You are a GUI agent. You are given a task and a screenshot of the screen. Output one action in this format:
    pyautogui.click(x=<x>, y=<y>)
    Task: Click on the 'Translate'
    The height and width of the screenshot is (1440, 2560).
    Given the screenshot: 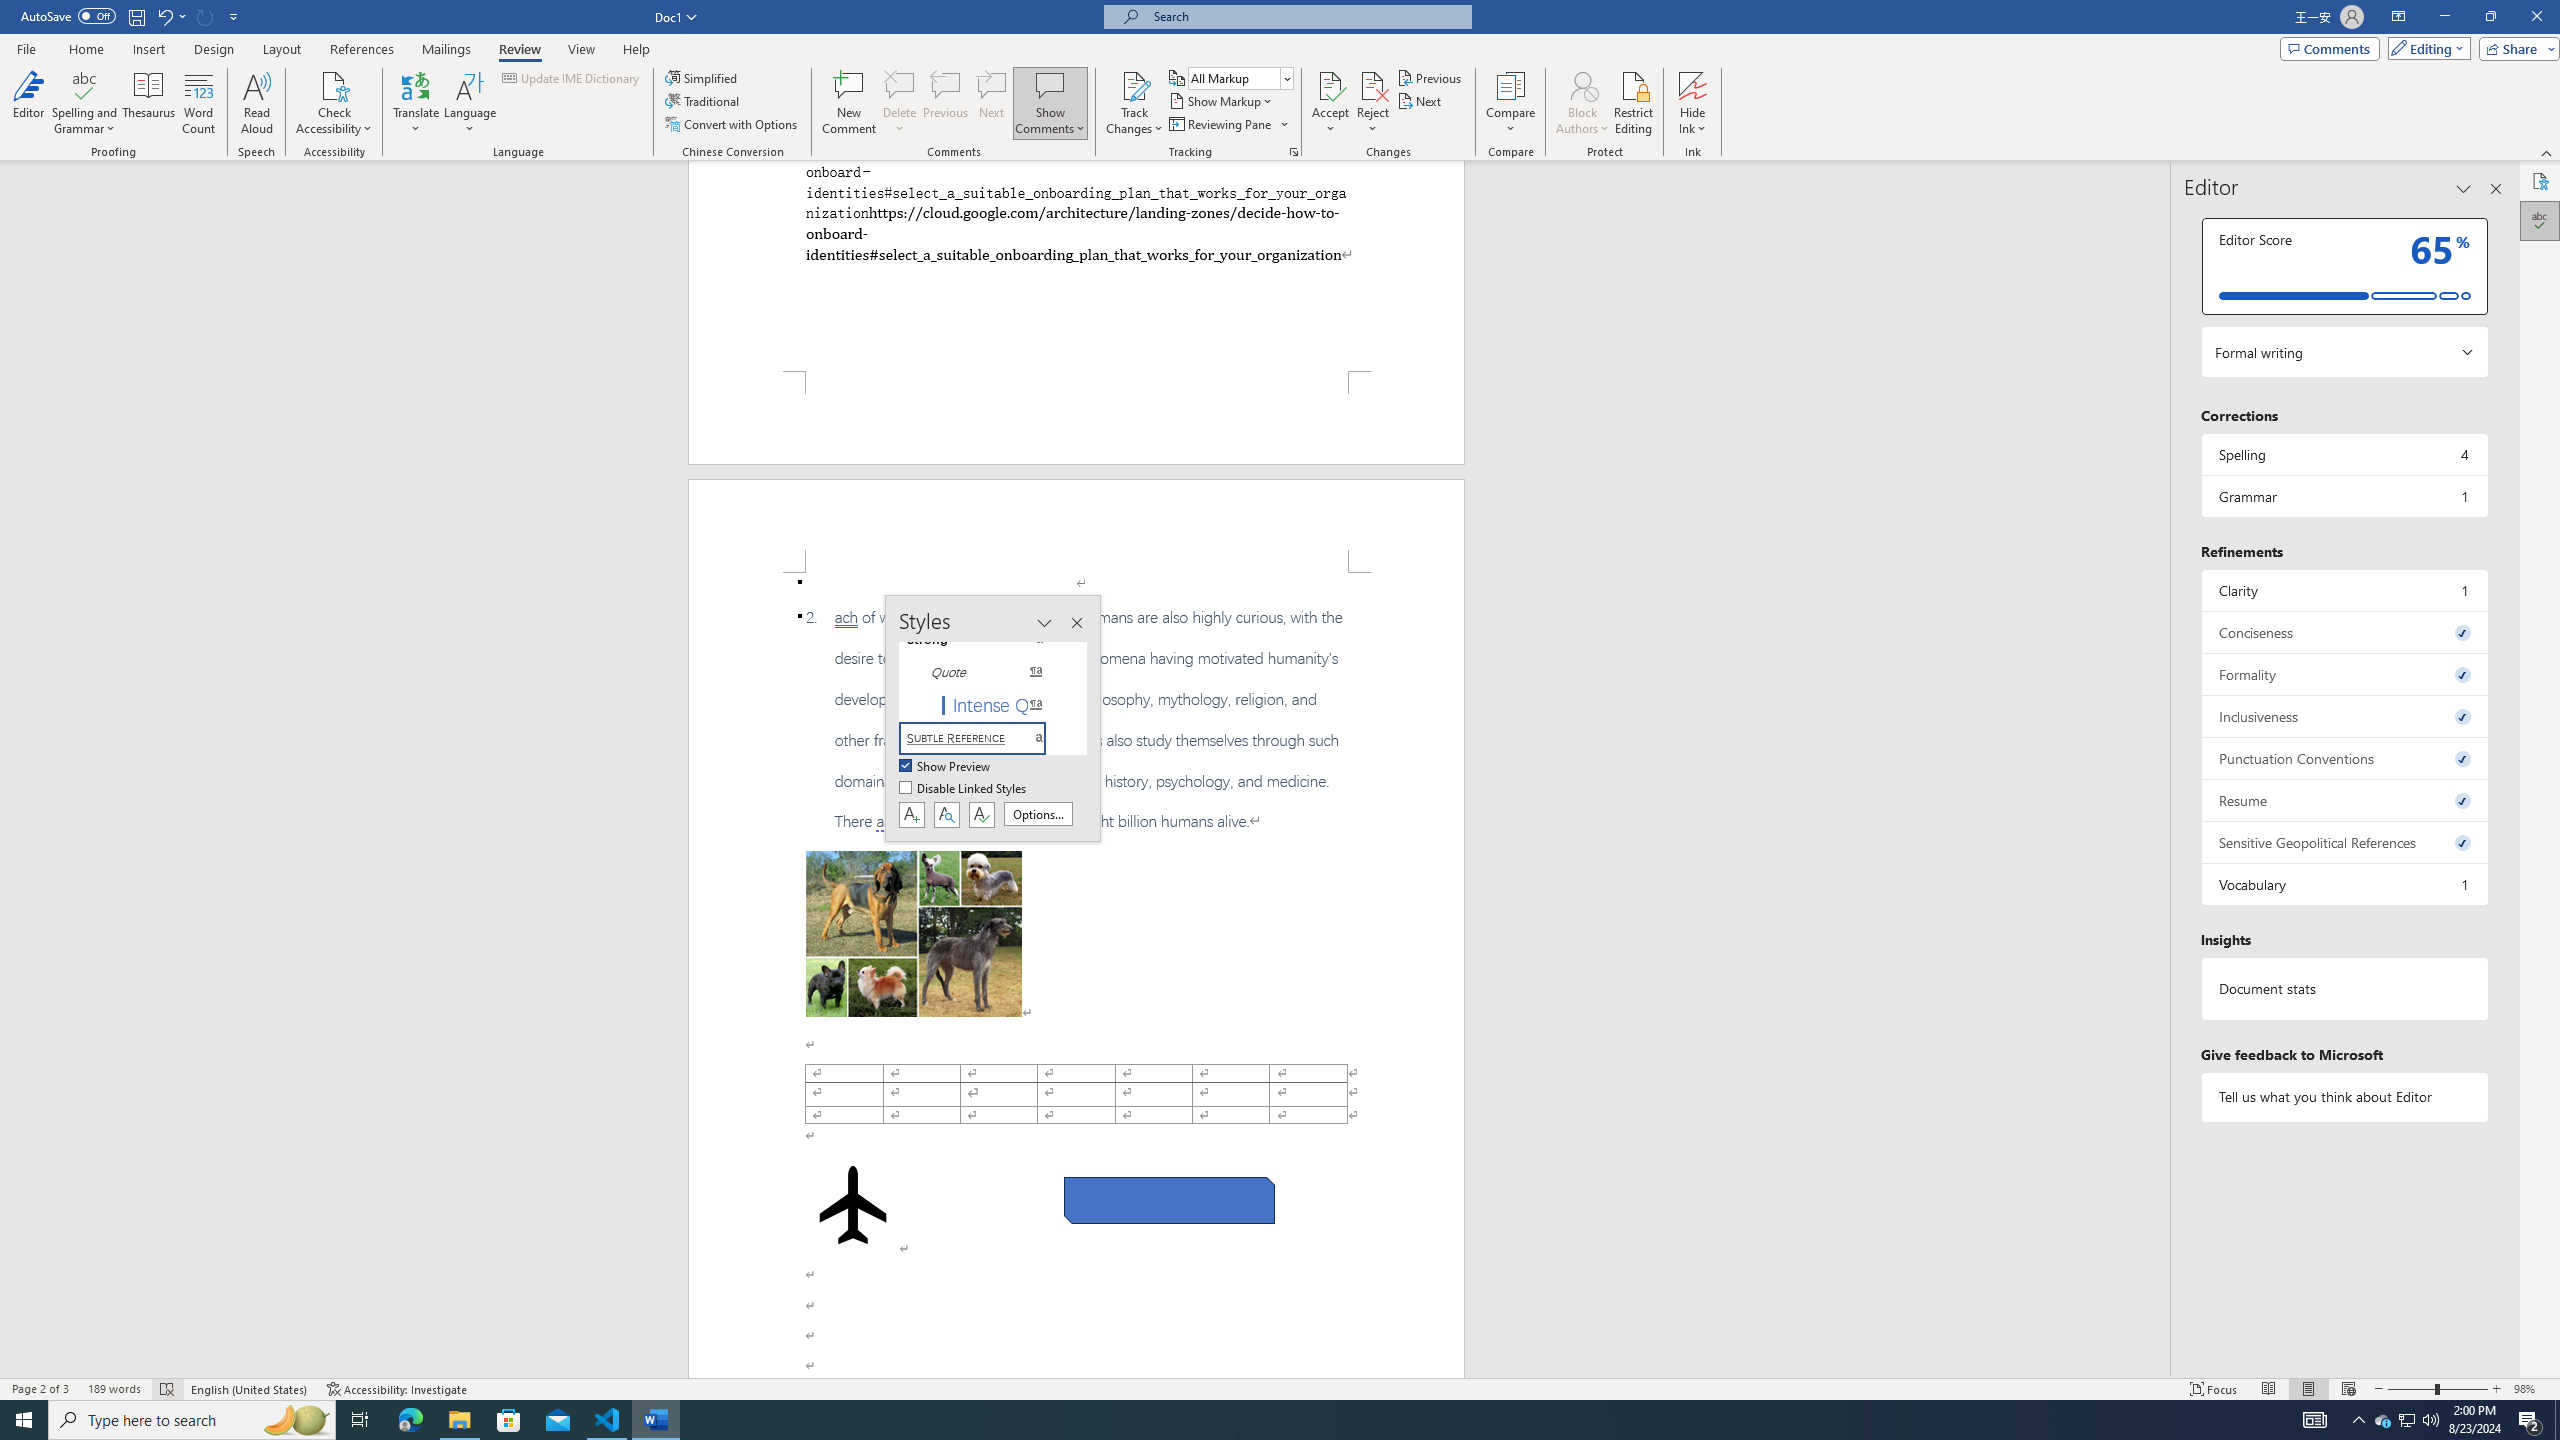 What is the action you would take?
    pyautogui.click(x=416, y=103)
    